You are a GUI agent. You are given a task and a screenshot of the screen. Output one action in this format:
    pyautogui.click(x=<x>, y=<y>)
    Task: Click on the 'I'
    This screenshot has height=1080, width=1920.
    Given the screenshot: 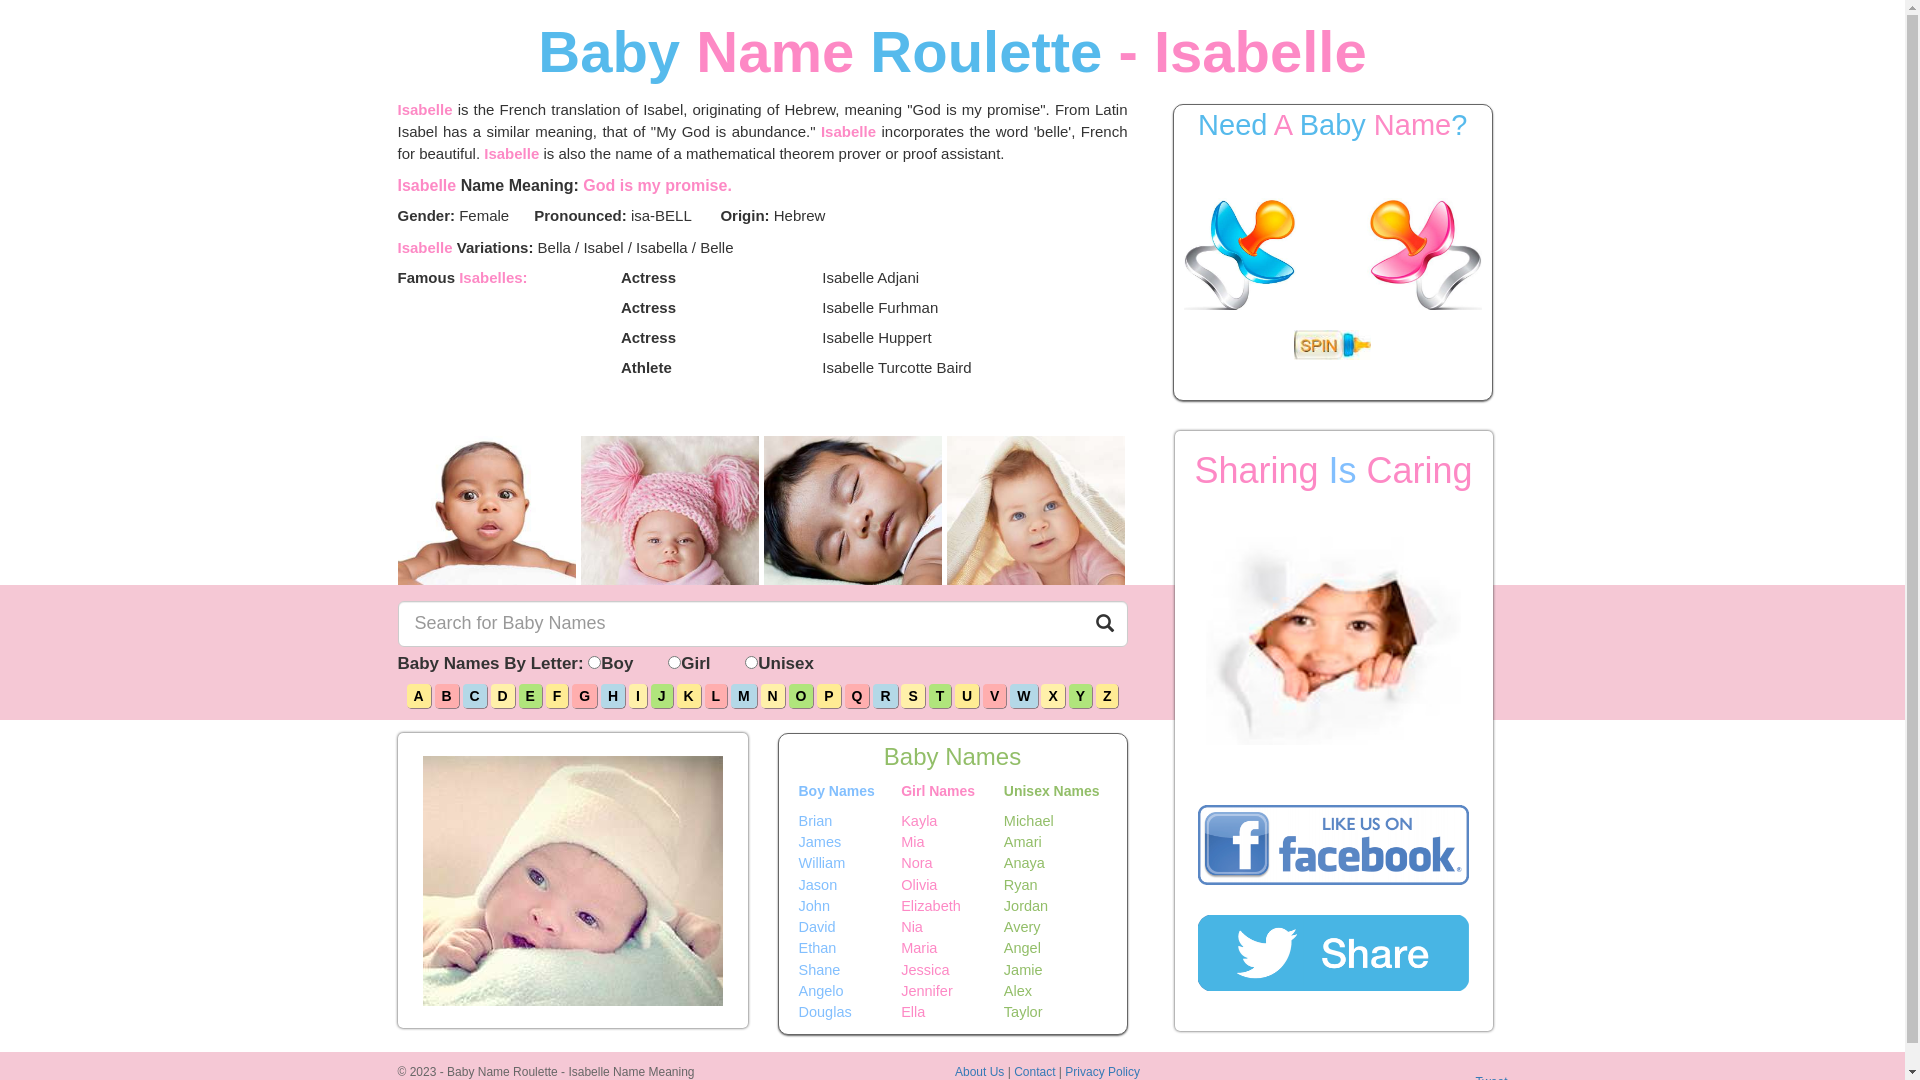 What is the action you would take?
    pyautogui.click(x=637, y=694)
    